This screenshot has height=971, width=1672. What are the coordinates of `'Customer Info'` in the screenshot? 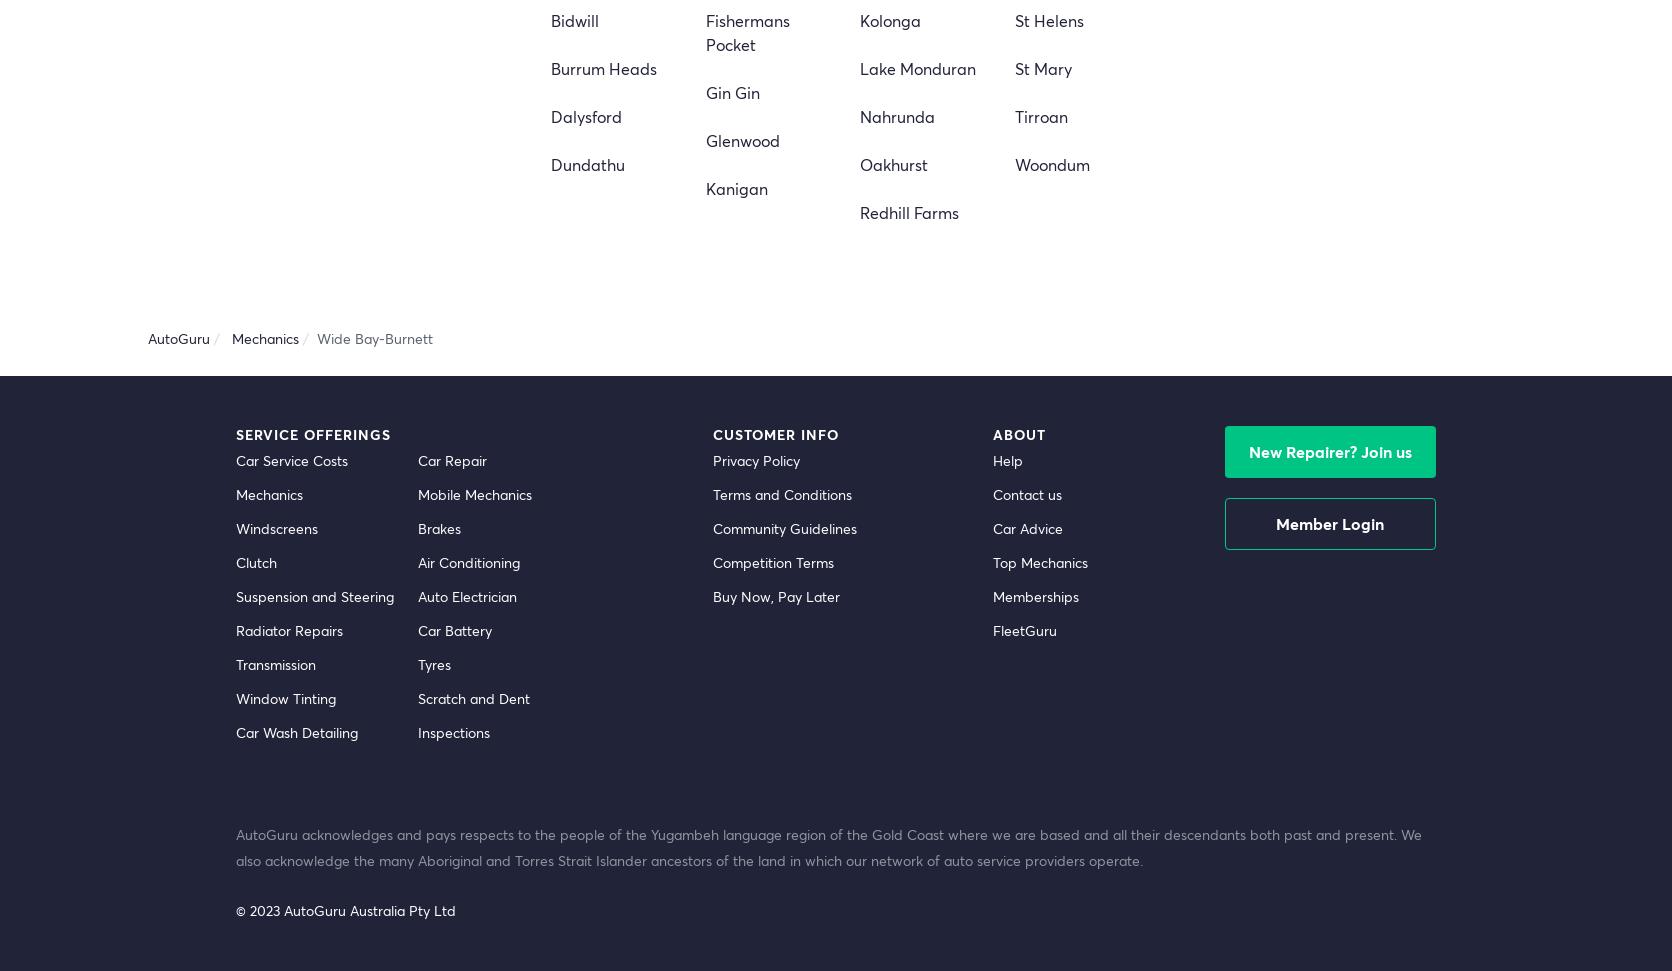 It's located at (773, 433).